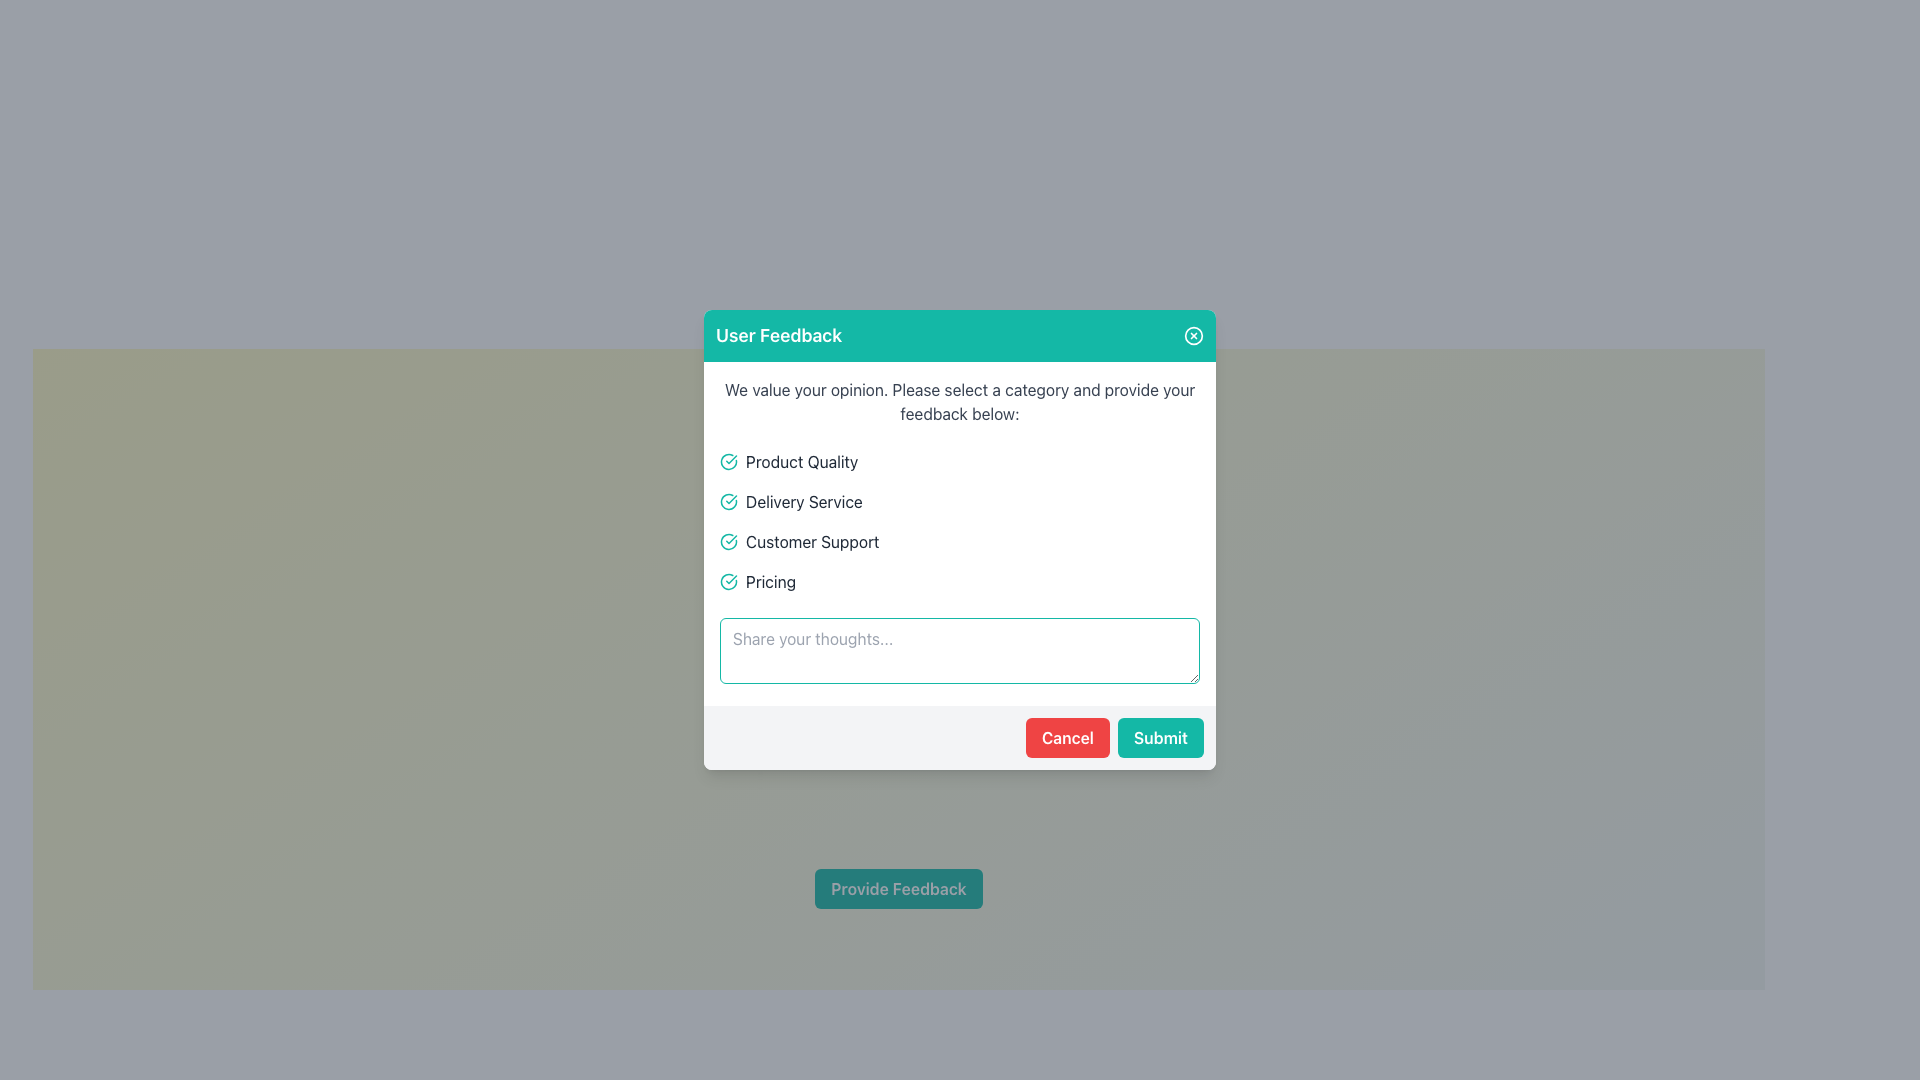  What do you see at coordinates (960, 500) in the screenshot?
I see `the 'Delivery Service' category in the feedback options list` at bounding box center [960, 500].